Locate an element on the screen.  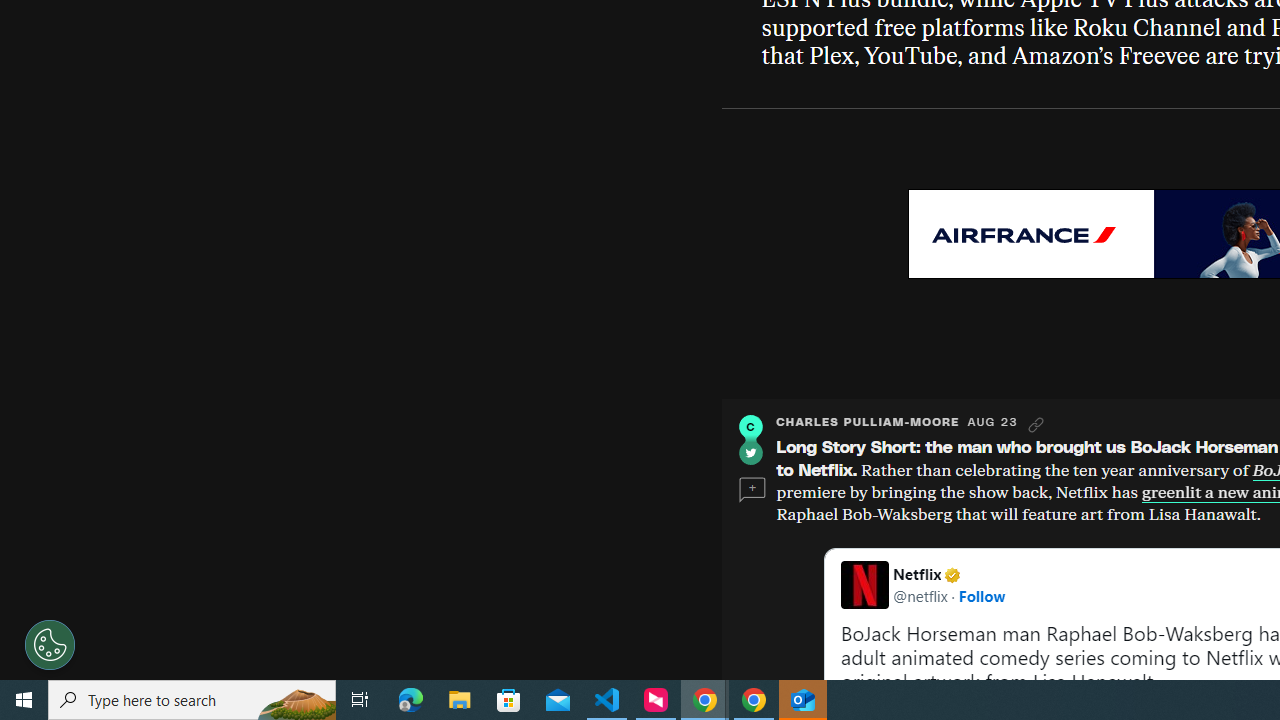
'AUG 23' is located at coordinates (992, 421).